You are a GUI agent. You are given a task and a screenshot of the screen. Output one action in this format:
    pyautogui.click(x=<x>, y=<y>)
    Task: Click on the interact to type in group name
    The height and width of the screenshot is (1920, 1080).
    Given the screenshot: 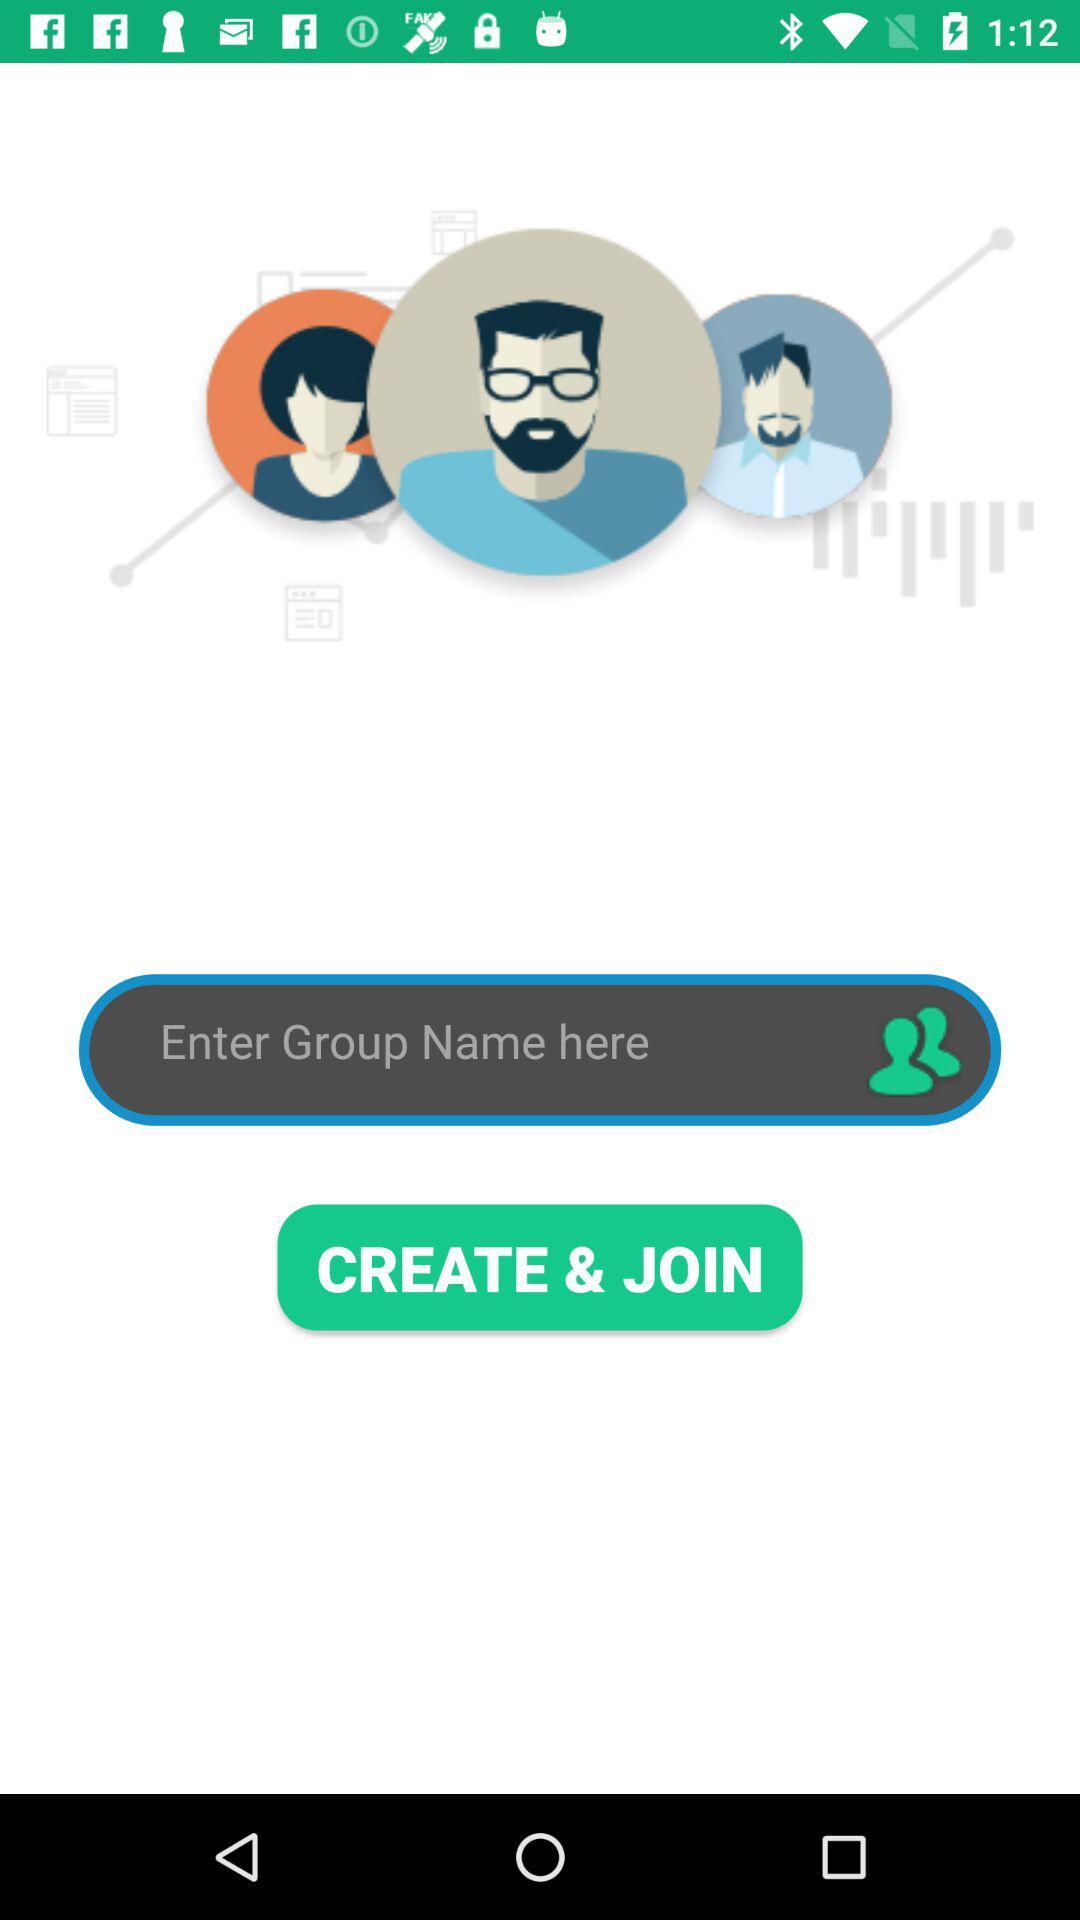 What is the action you would take?
    pyautogui.click(x=494, y=1041)
    